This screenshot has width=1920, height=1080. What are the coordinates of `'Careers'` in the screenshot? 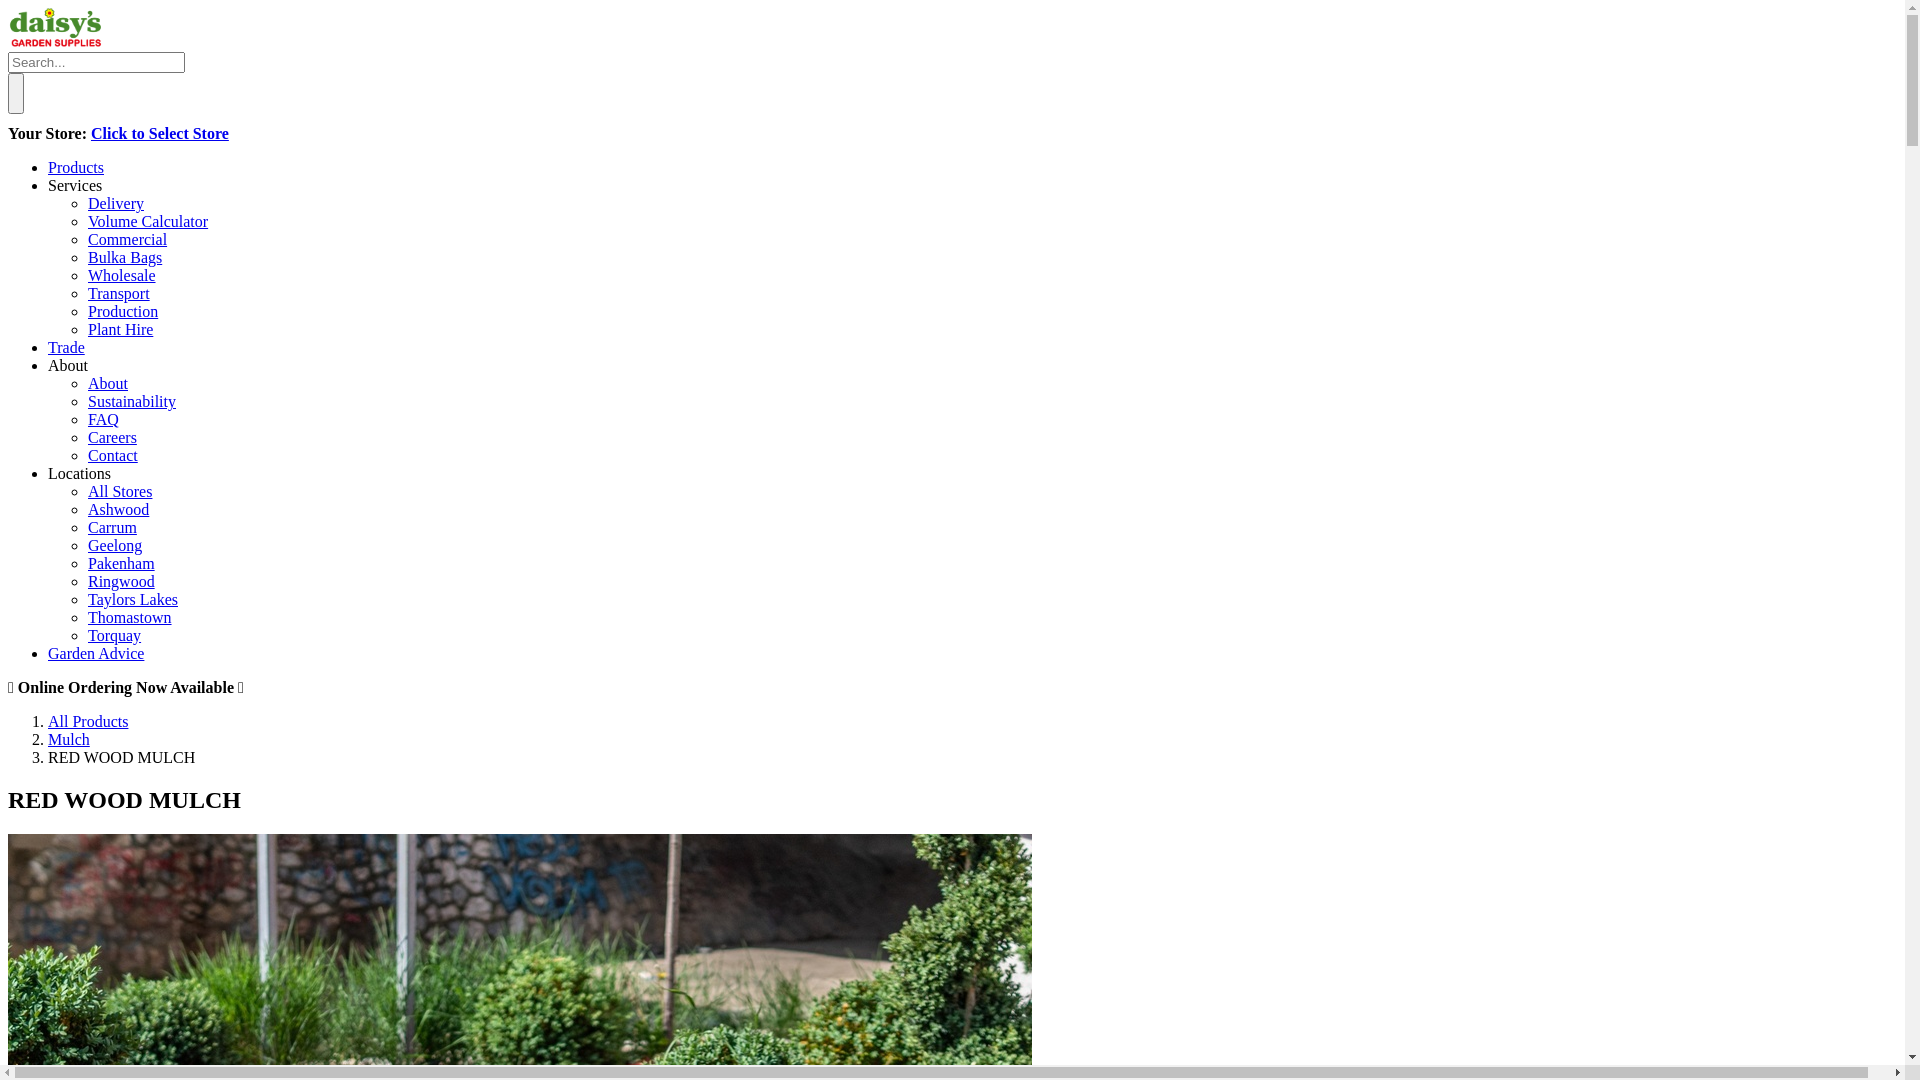 It's located at (111, 436).